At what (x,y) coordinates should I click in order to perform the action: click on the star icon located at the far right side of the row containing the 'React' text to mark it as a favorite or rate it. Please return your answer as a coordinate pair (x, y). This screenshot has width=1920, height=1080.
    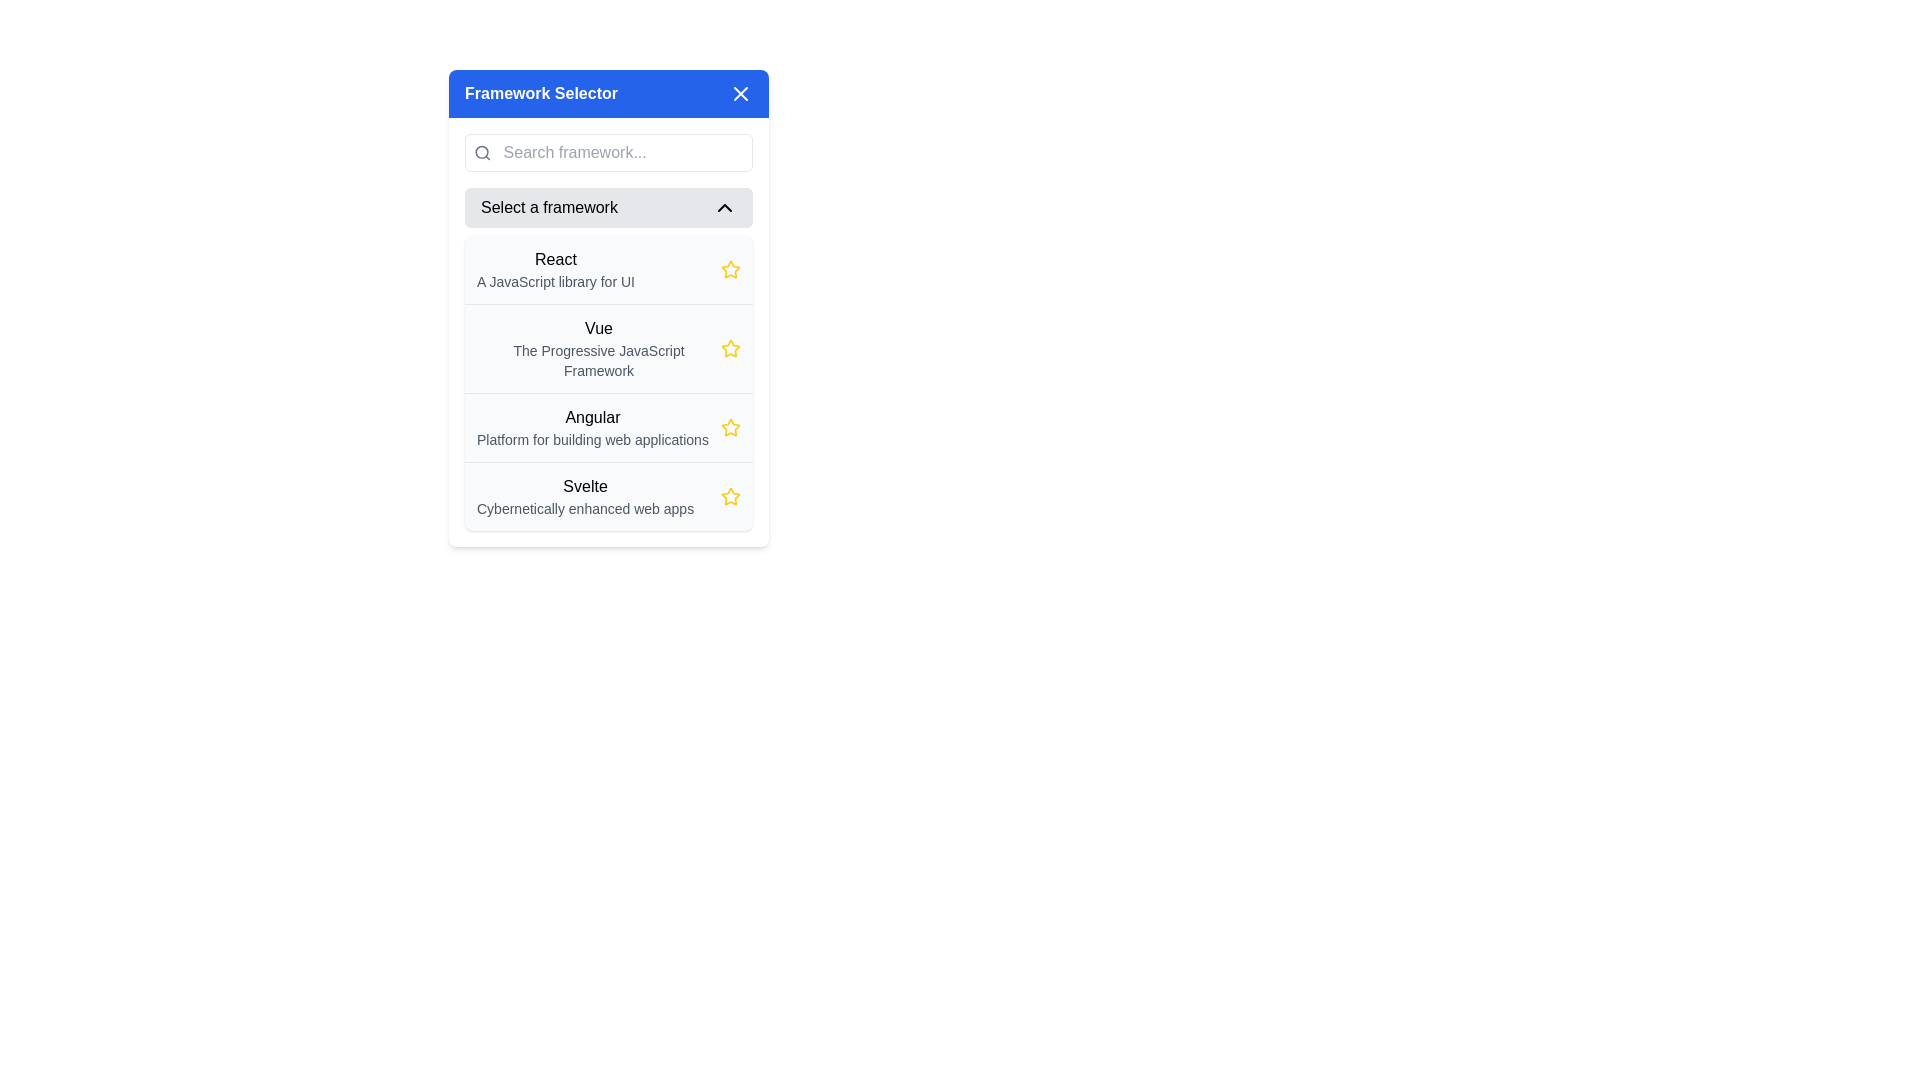
    Looking at the image, I should click on (729, 270).